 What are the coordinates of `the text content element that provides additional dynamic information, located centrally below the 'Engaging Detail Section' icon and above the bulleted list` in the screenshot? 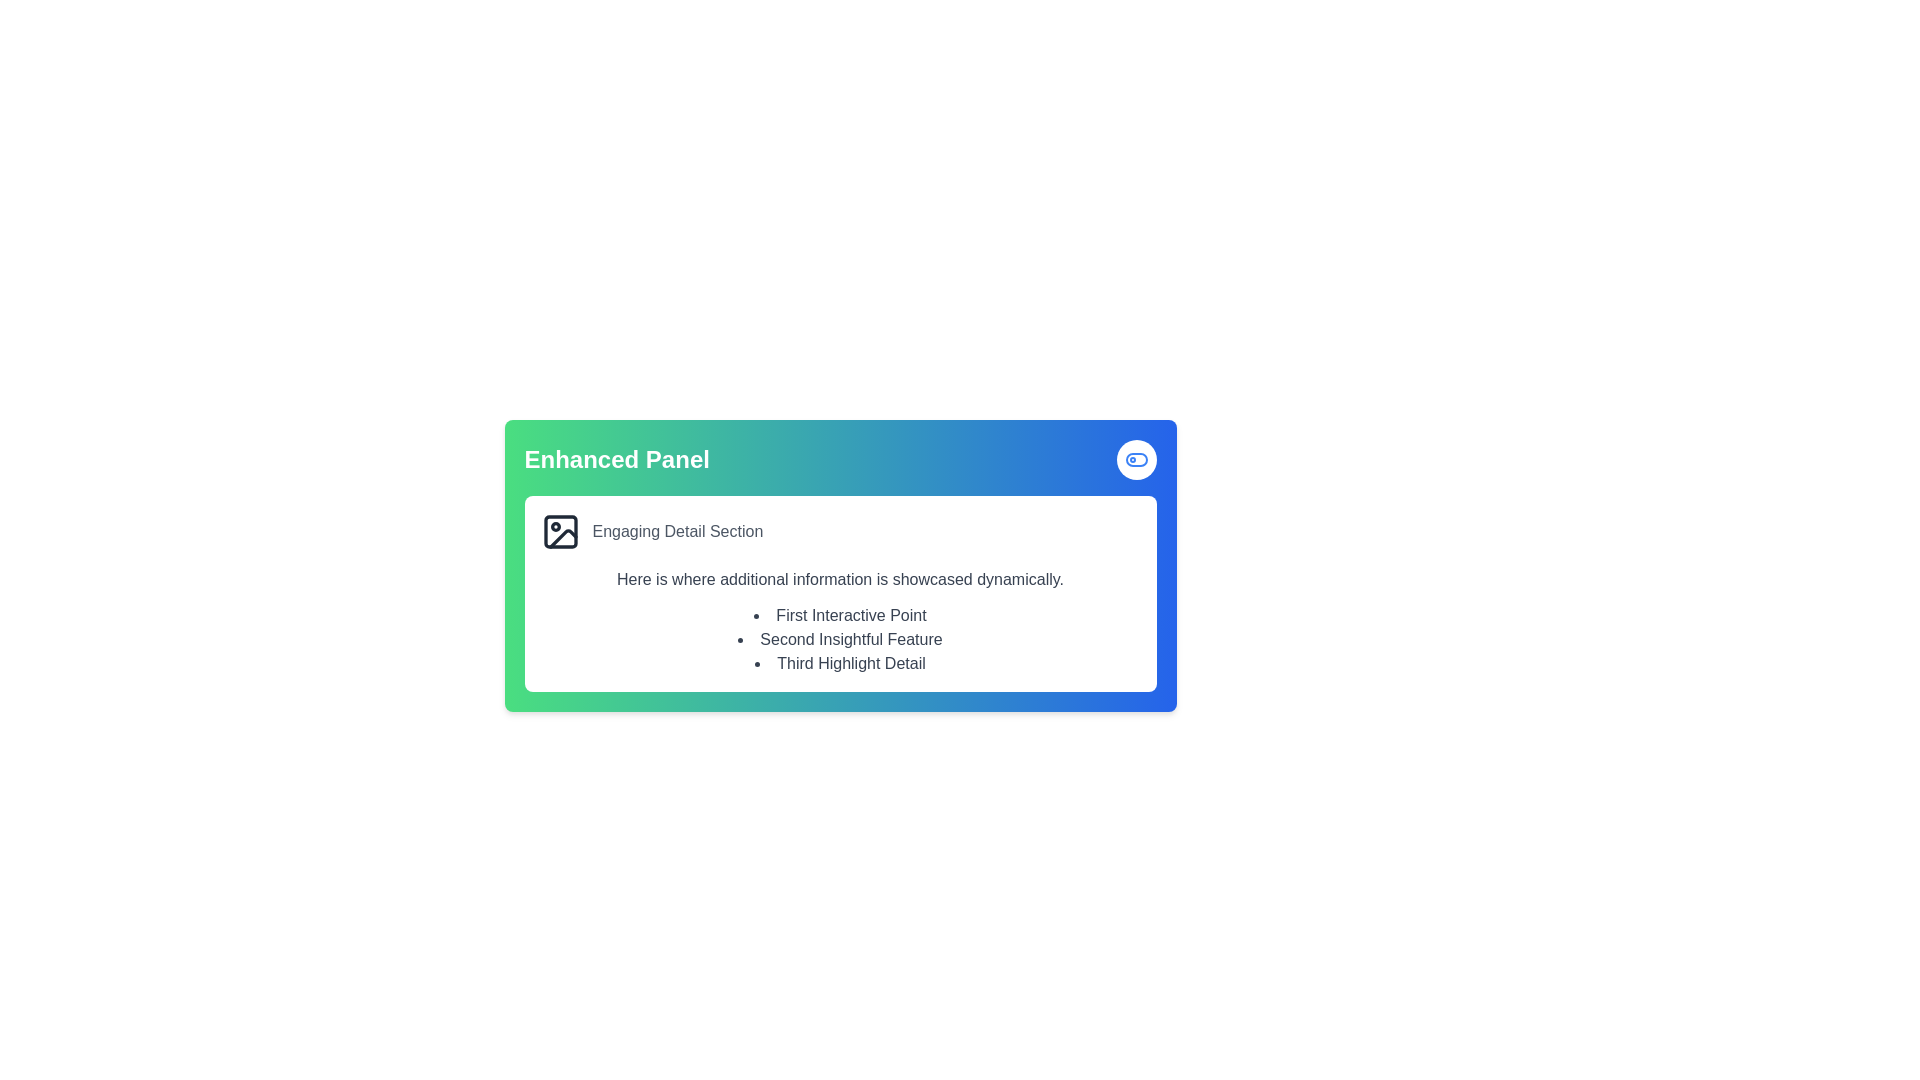 It's located at (840, 579).